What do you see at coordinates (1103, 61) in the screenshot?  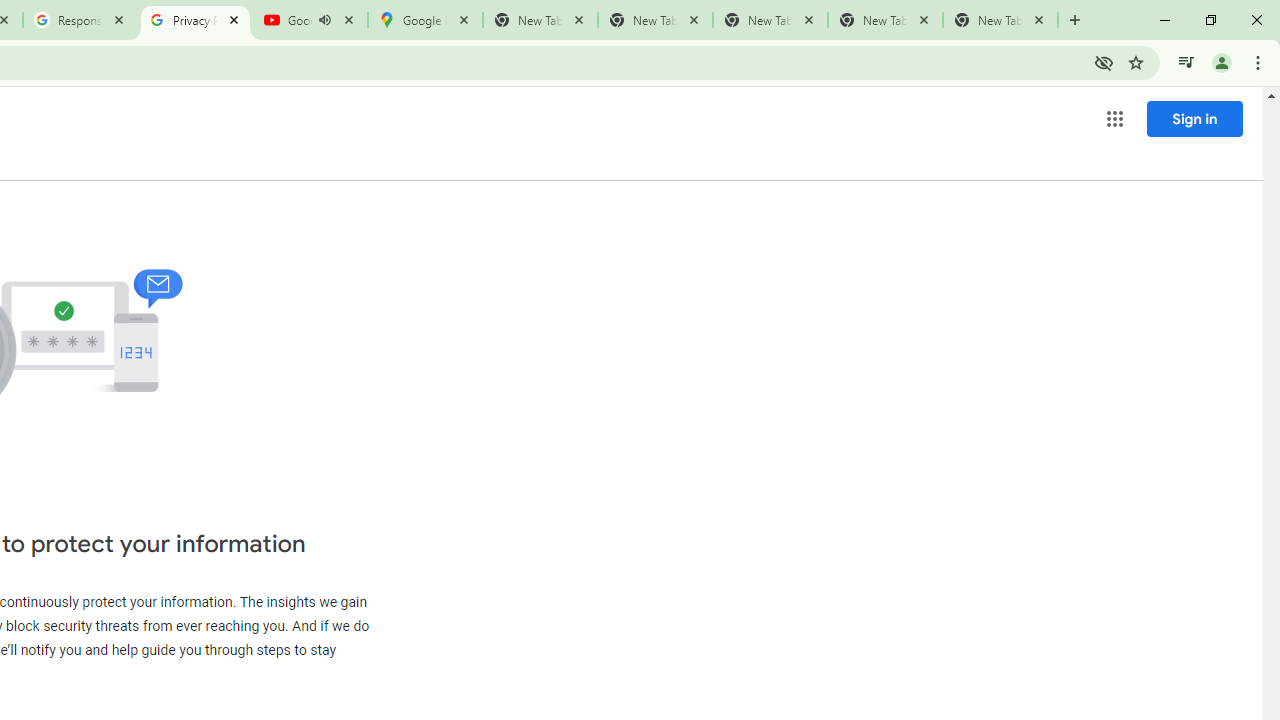 I see `'Third-party cookies blocked'` at bounding box center [1103, 61].